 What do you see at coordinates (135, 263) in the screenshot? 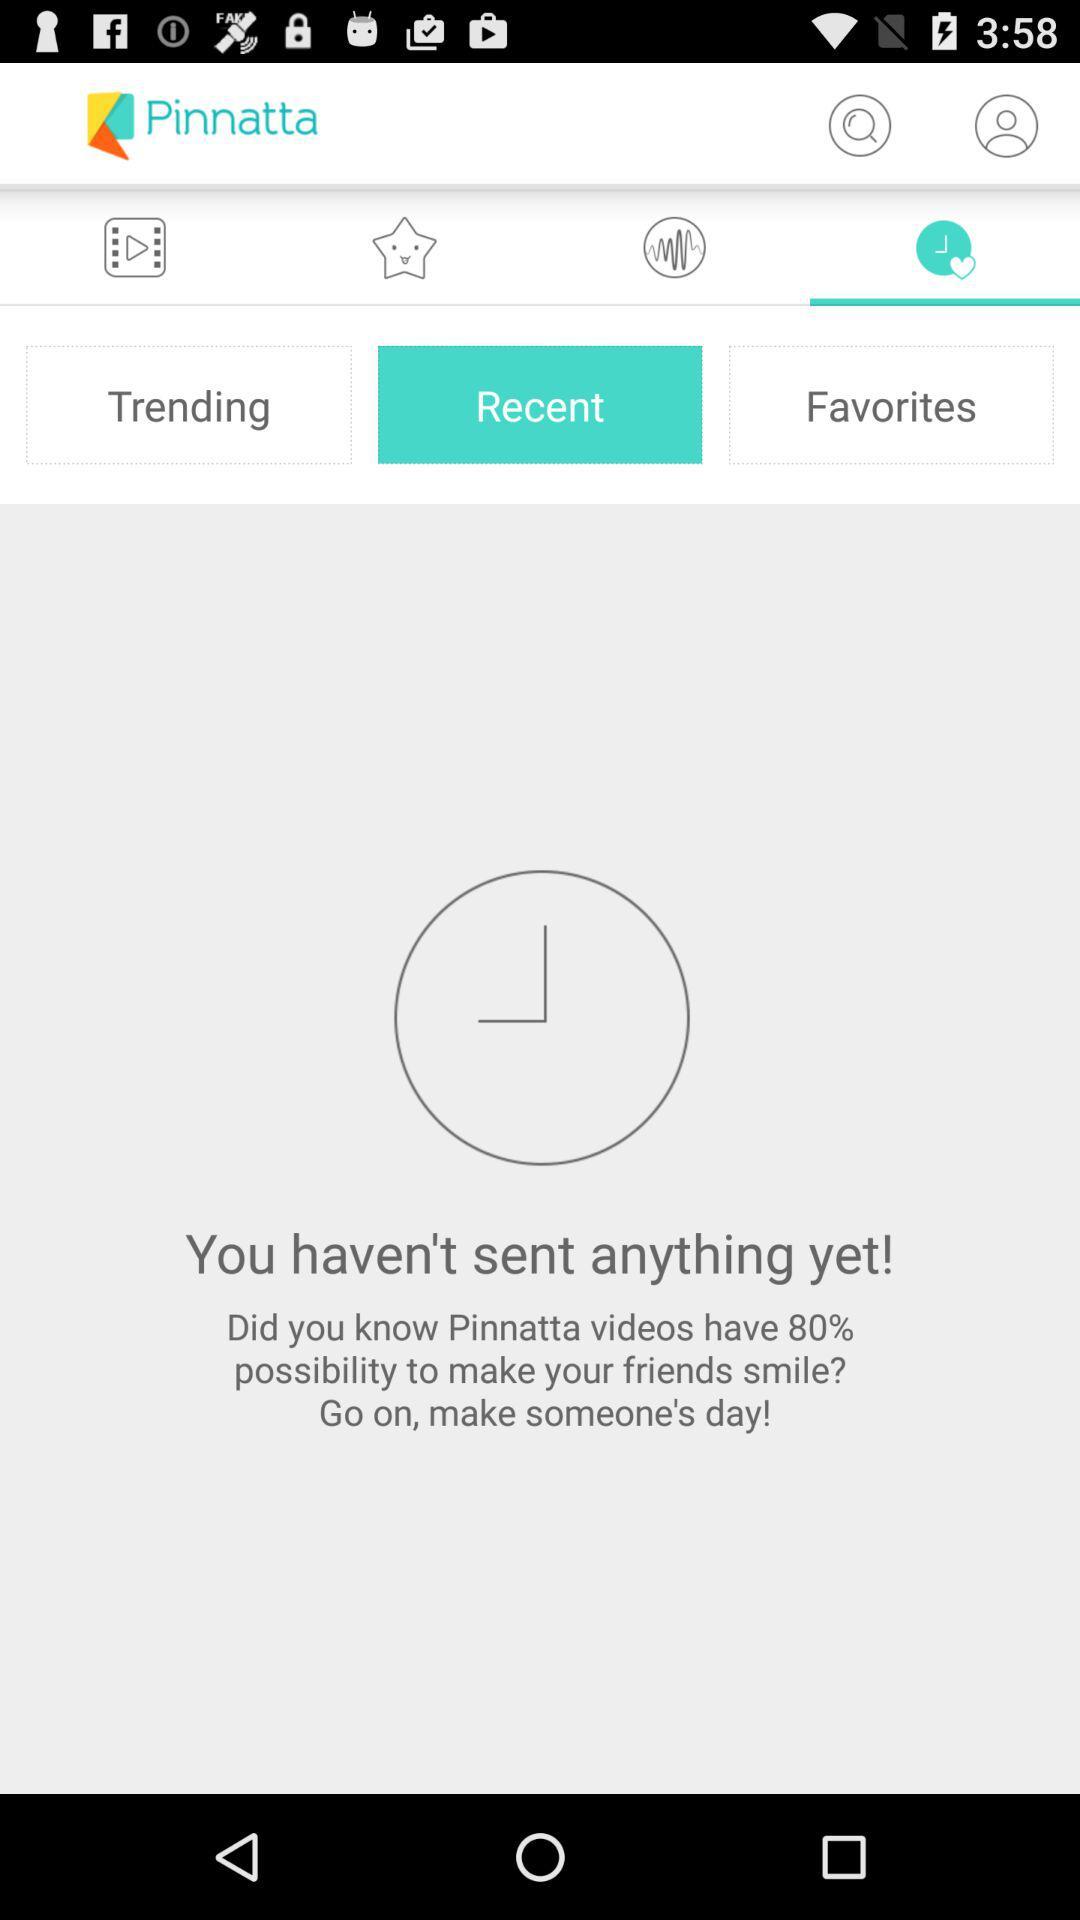
I see `the fullscreen icon` at bounding box center [135, 263].